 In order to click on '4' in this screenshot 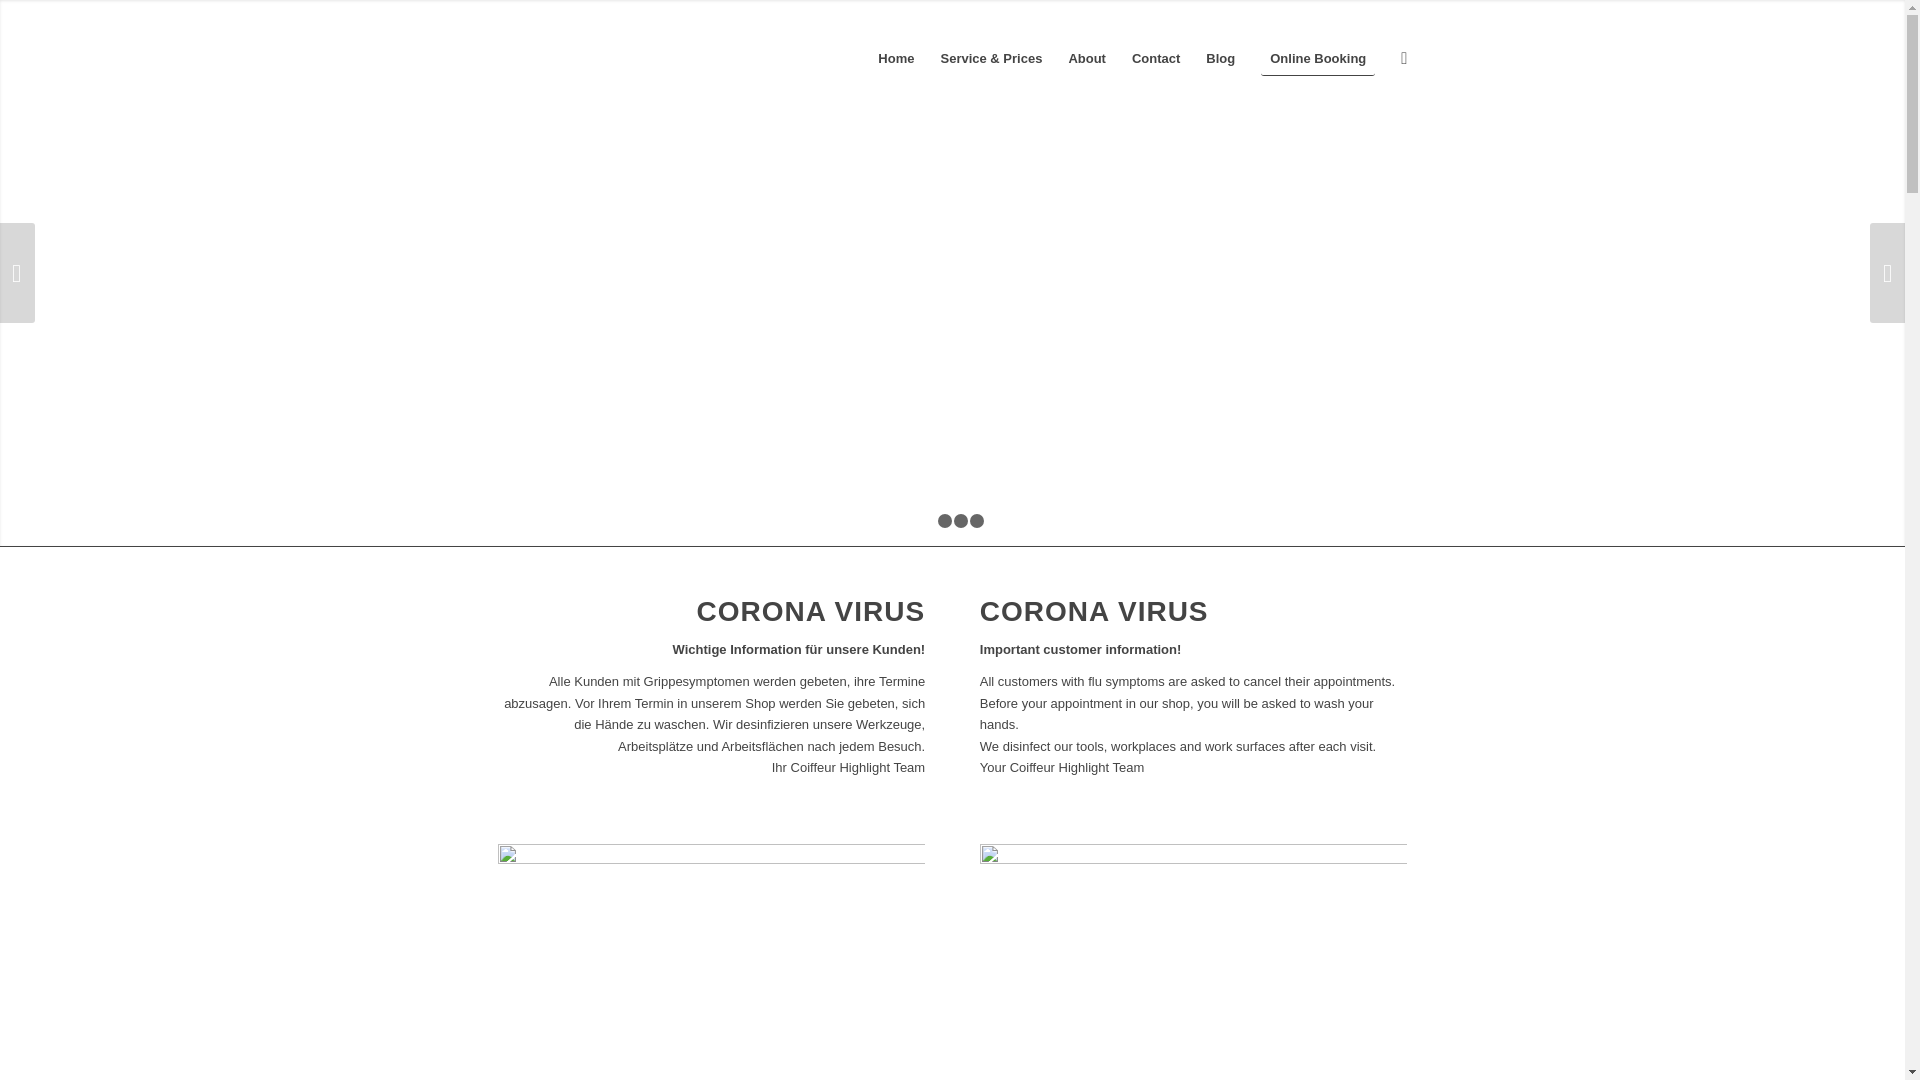, I will do `click(977, 519)`.